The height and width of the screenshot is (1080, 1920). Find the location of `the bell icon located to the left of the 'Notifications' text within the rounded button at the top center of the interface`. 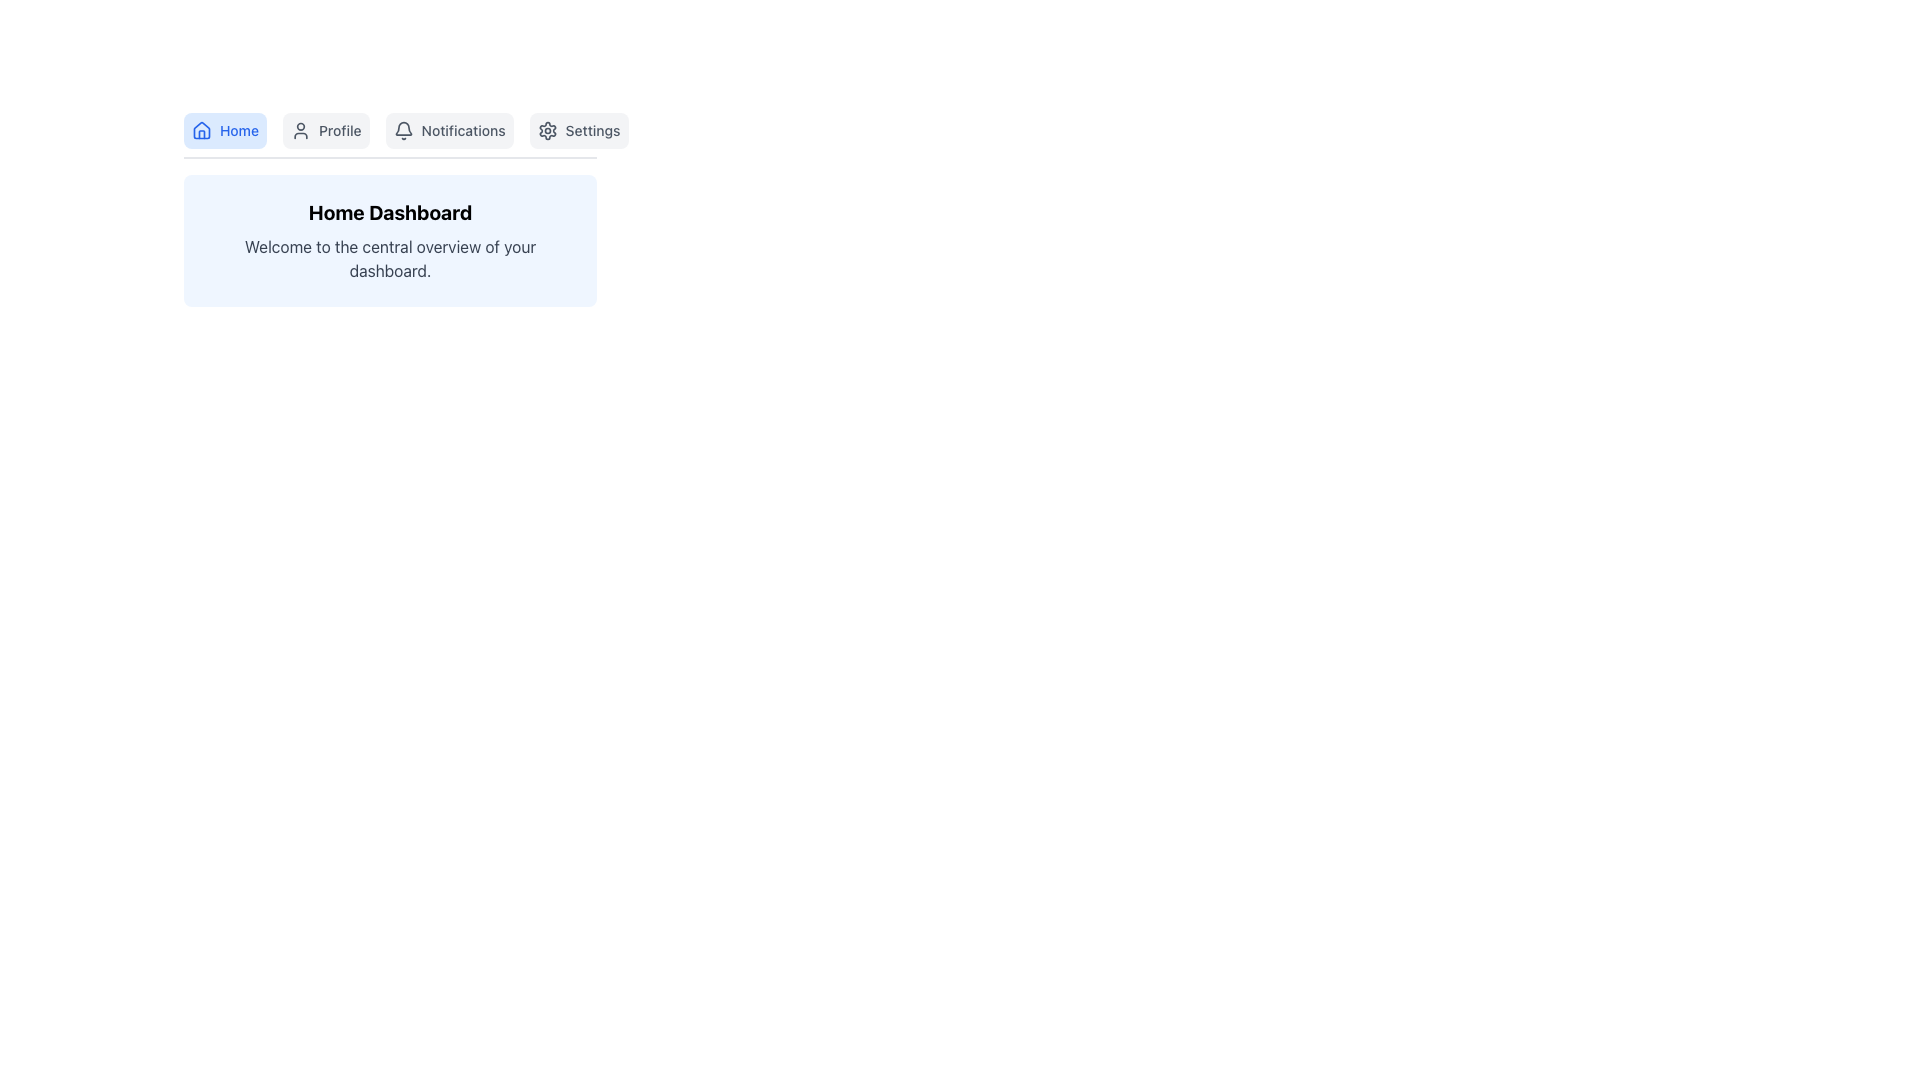

the bell icon located to the left of the 'Notifications' text within the rounded button at the top center of the interface is located at coordinates (402, 131).